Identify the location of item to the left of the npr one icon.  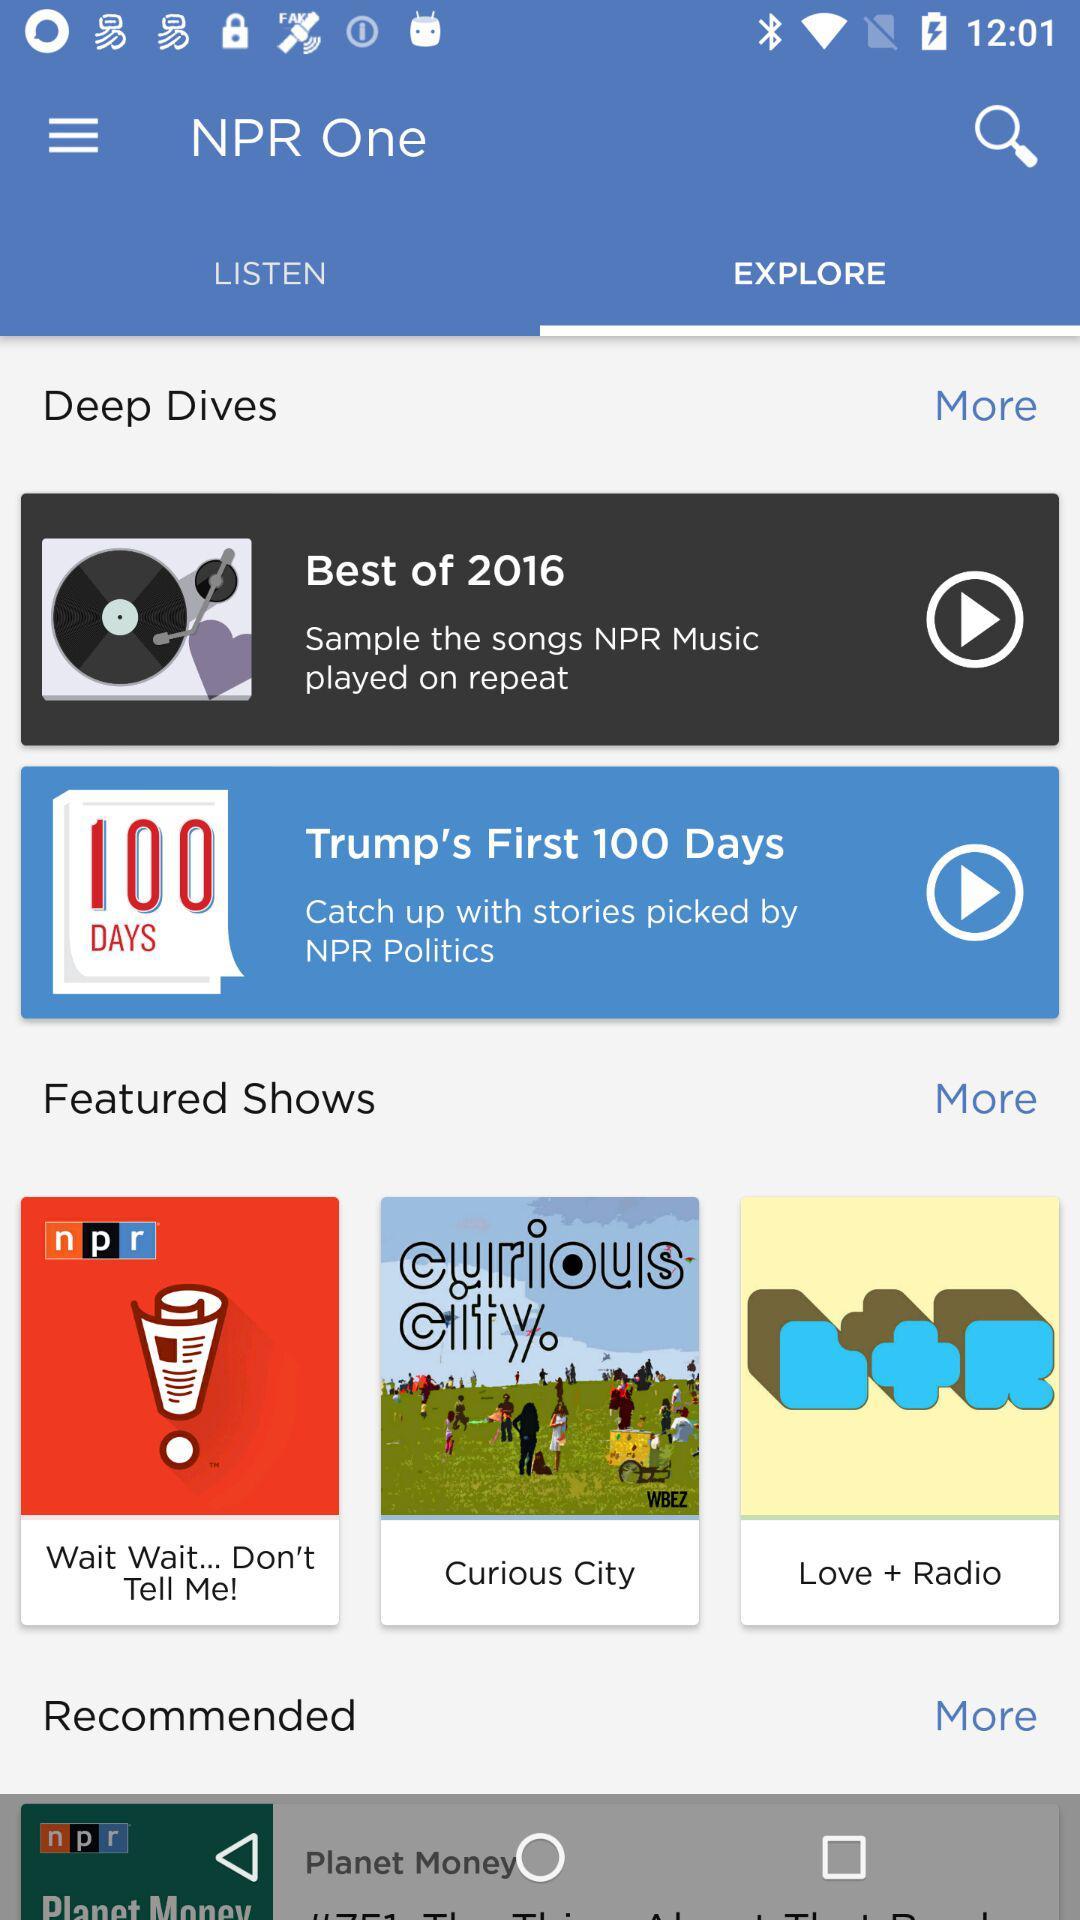
(72, 135).